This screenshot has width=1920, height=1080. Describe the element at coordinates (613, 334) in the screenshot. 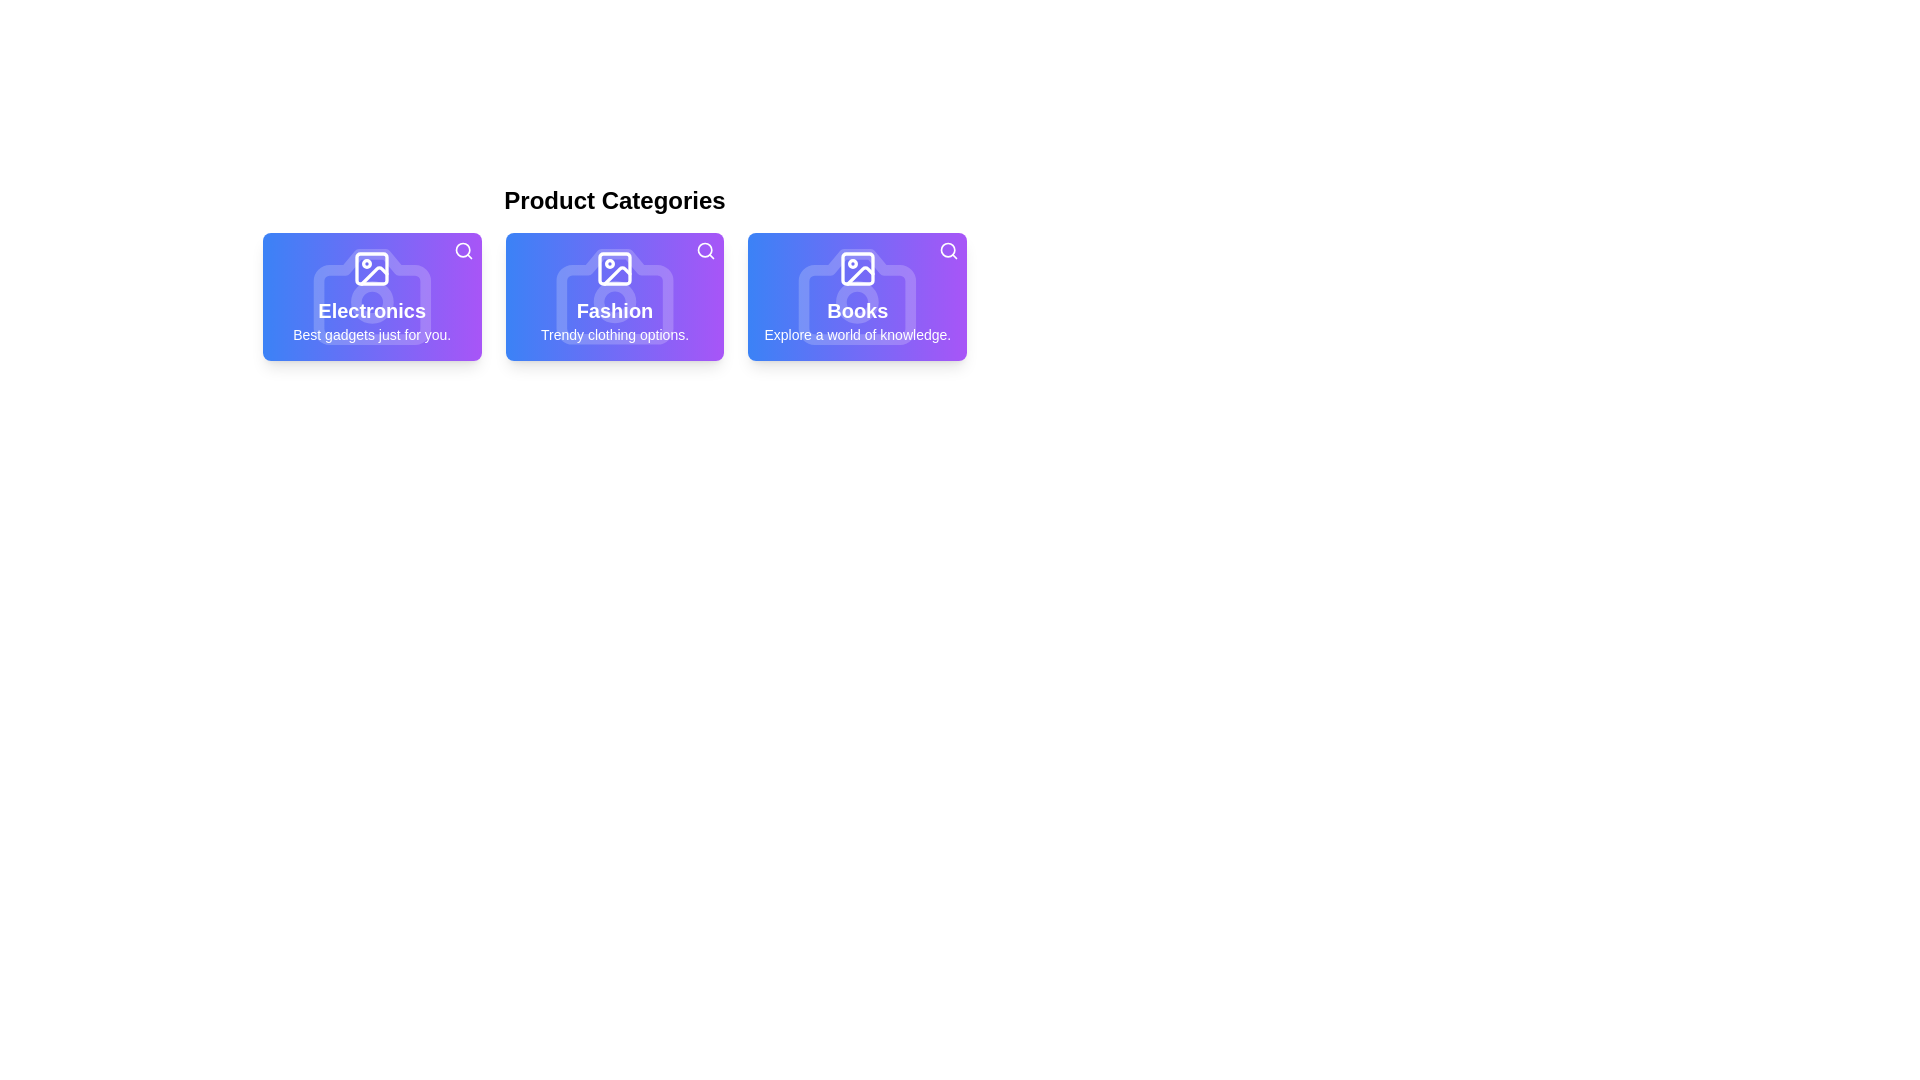

I see `the Text Label that displays 'Trendy clothing options.' which is styled with a white font on a purple background, located under the heading 'Fashion'` at that location.